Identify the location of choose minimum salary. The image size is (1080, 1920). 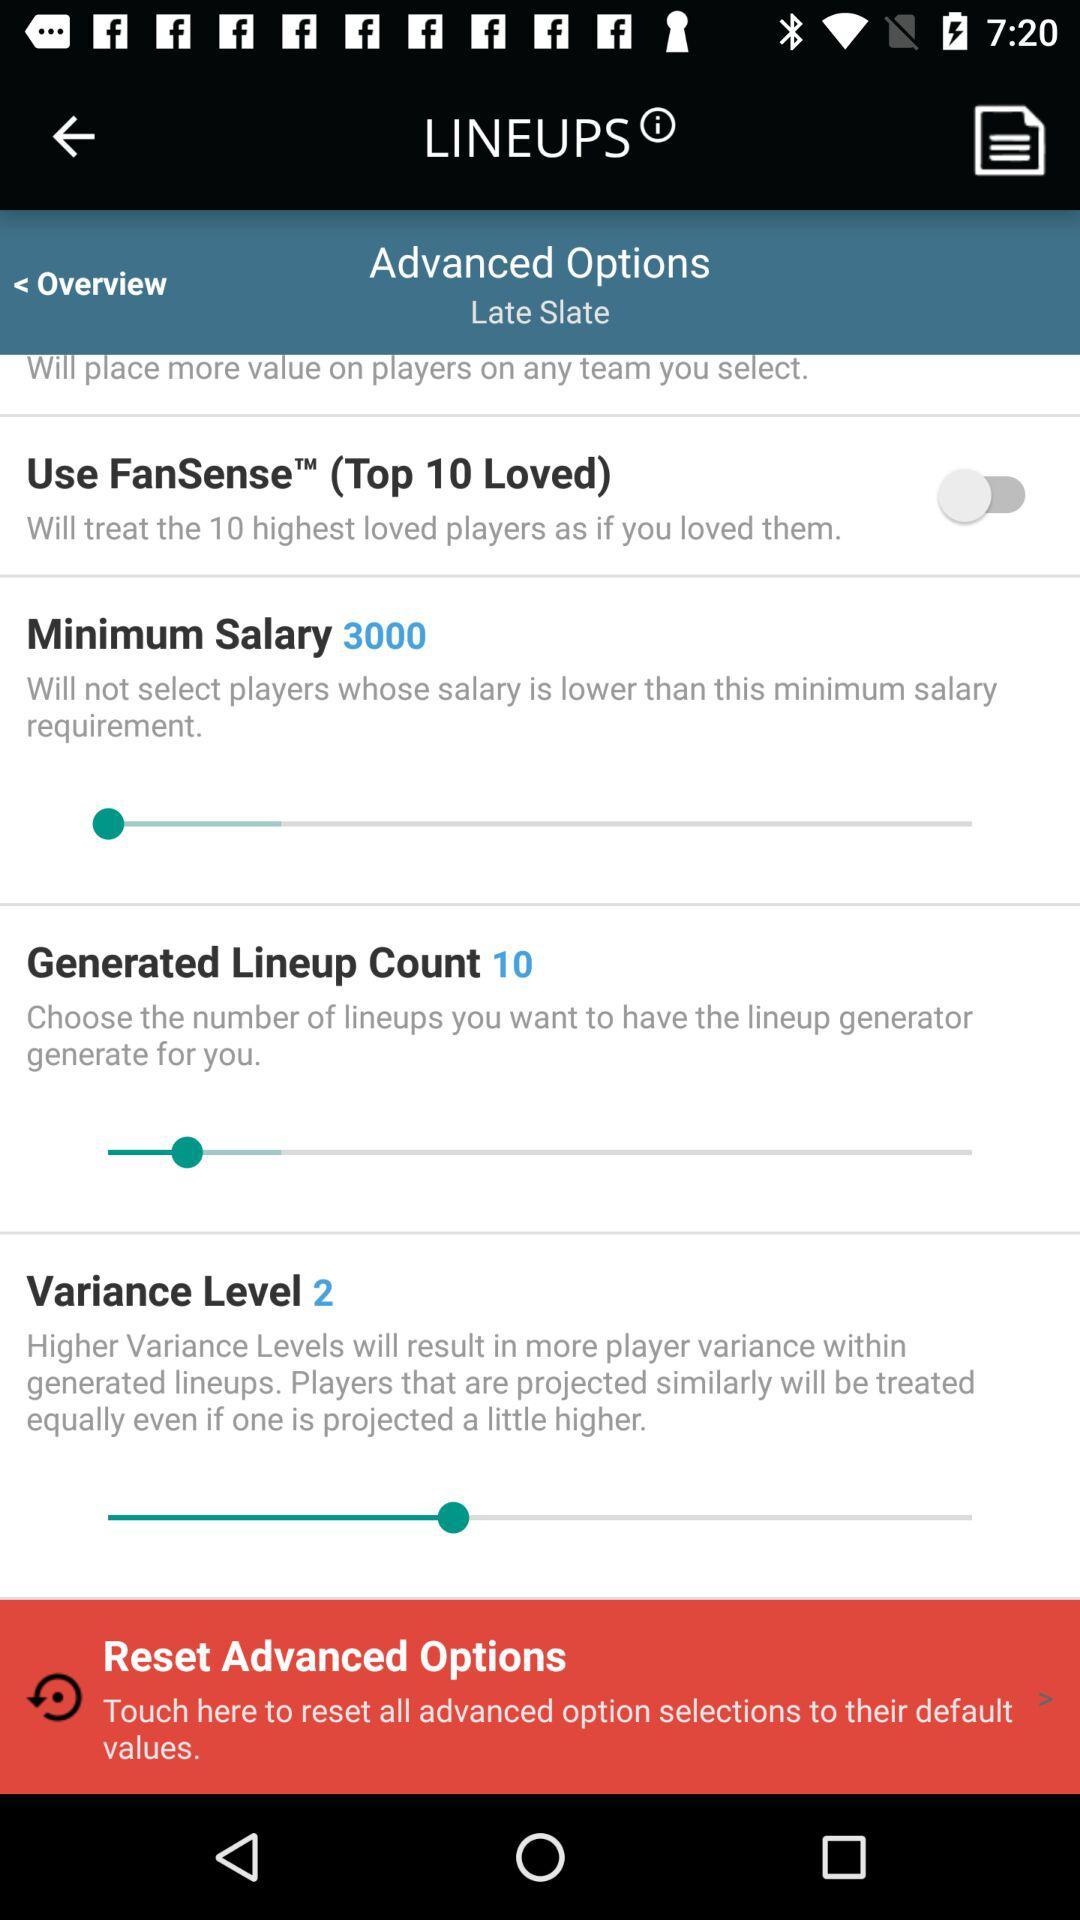
(540, 824).